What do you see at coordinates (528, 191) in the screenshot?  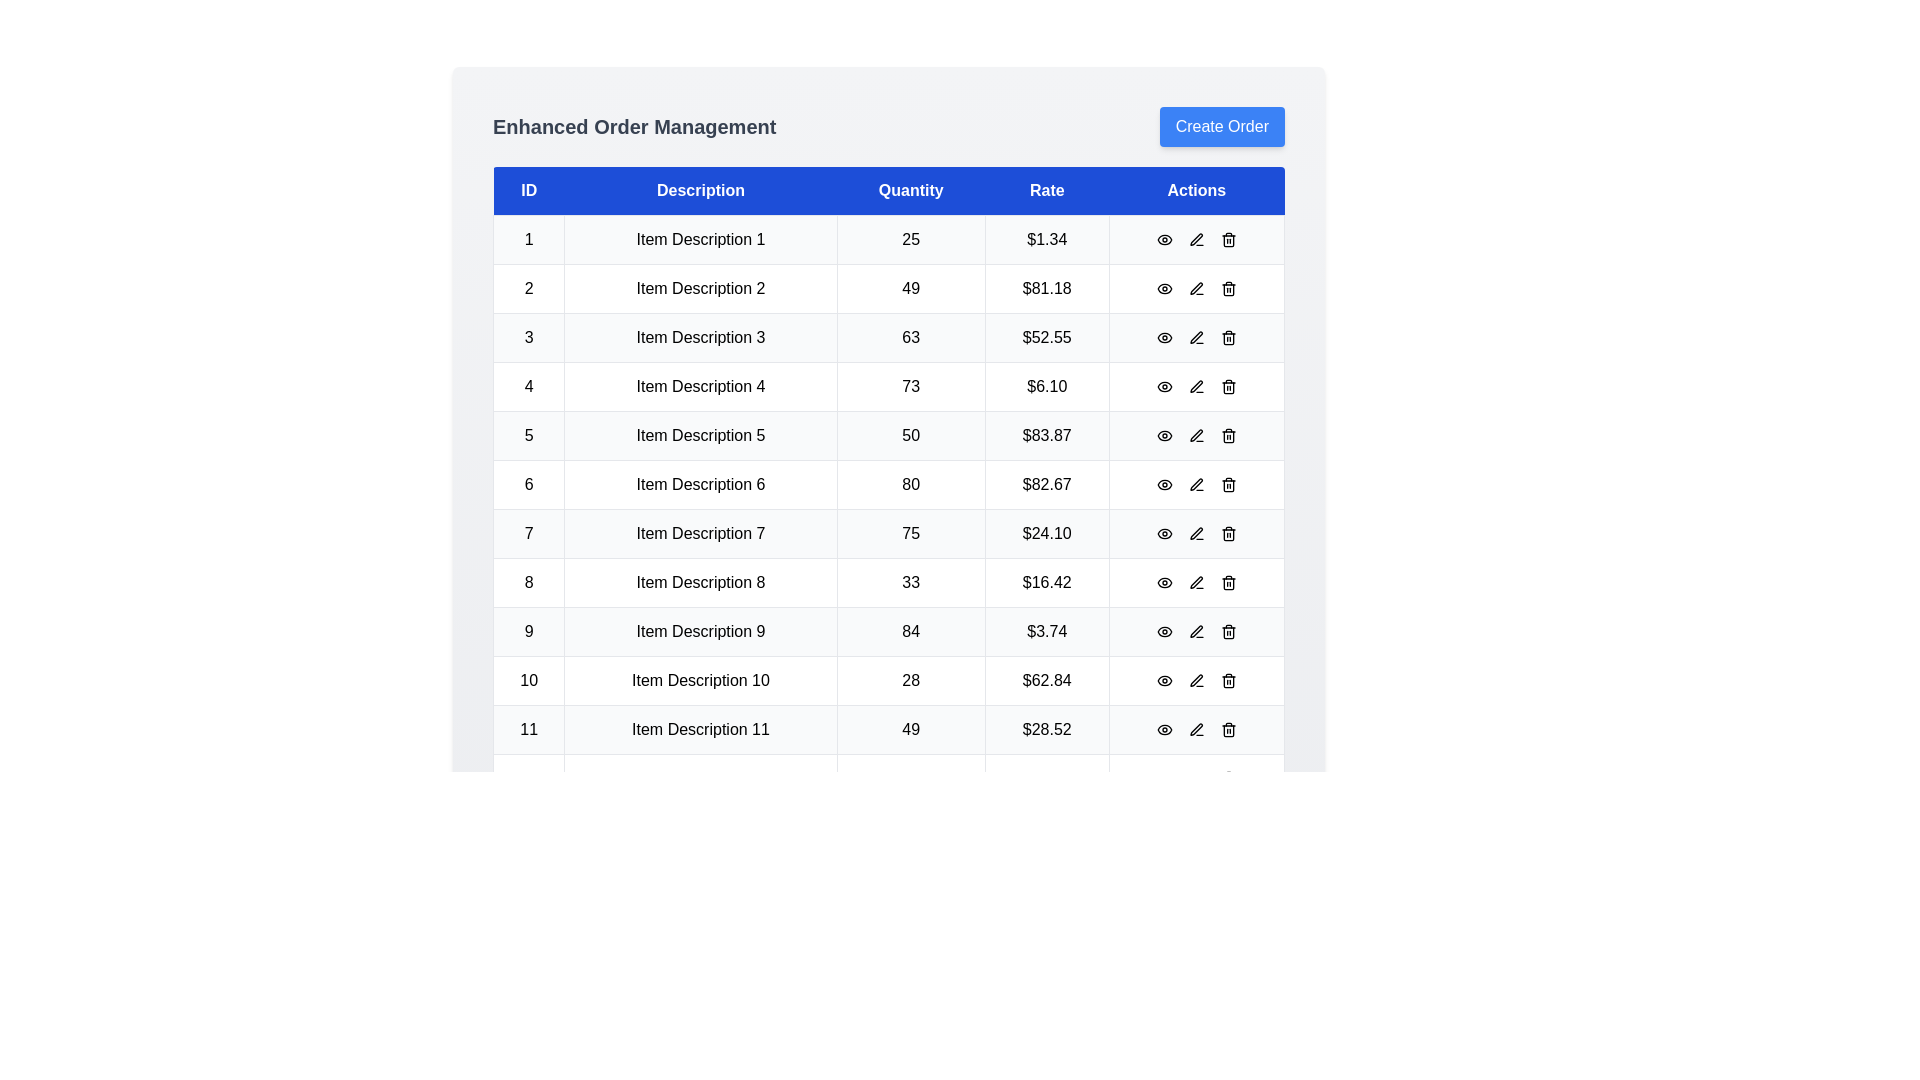 I see `the header labeled ID to sort the table by that column` at bounding box center [528, 191].